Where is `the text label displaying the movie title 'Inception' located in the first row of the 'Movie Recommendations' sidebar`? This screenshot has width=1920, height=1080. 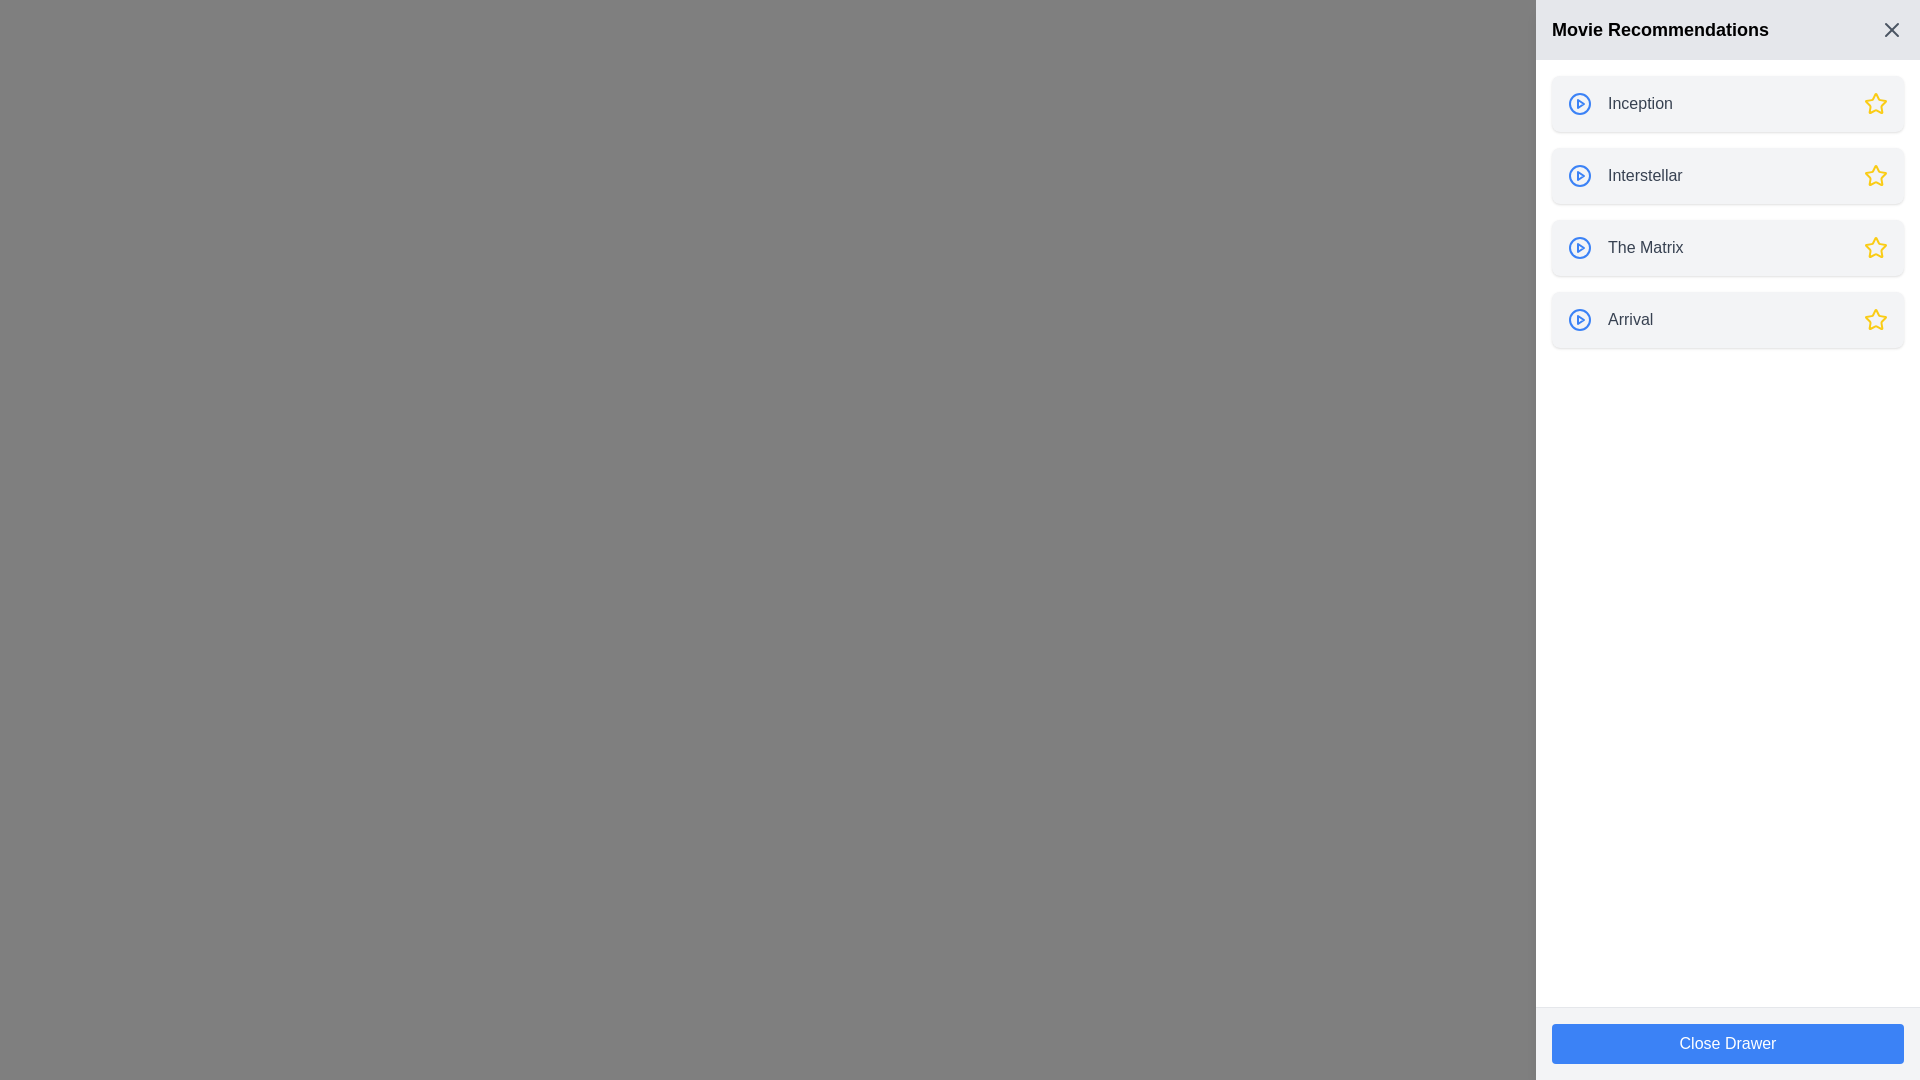 the text label displaying the movie title 'Inception' located in the first row of the 'Movie Recommendations' sidebar is located at coordinates (1640, 104).